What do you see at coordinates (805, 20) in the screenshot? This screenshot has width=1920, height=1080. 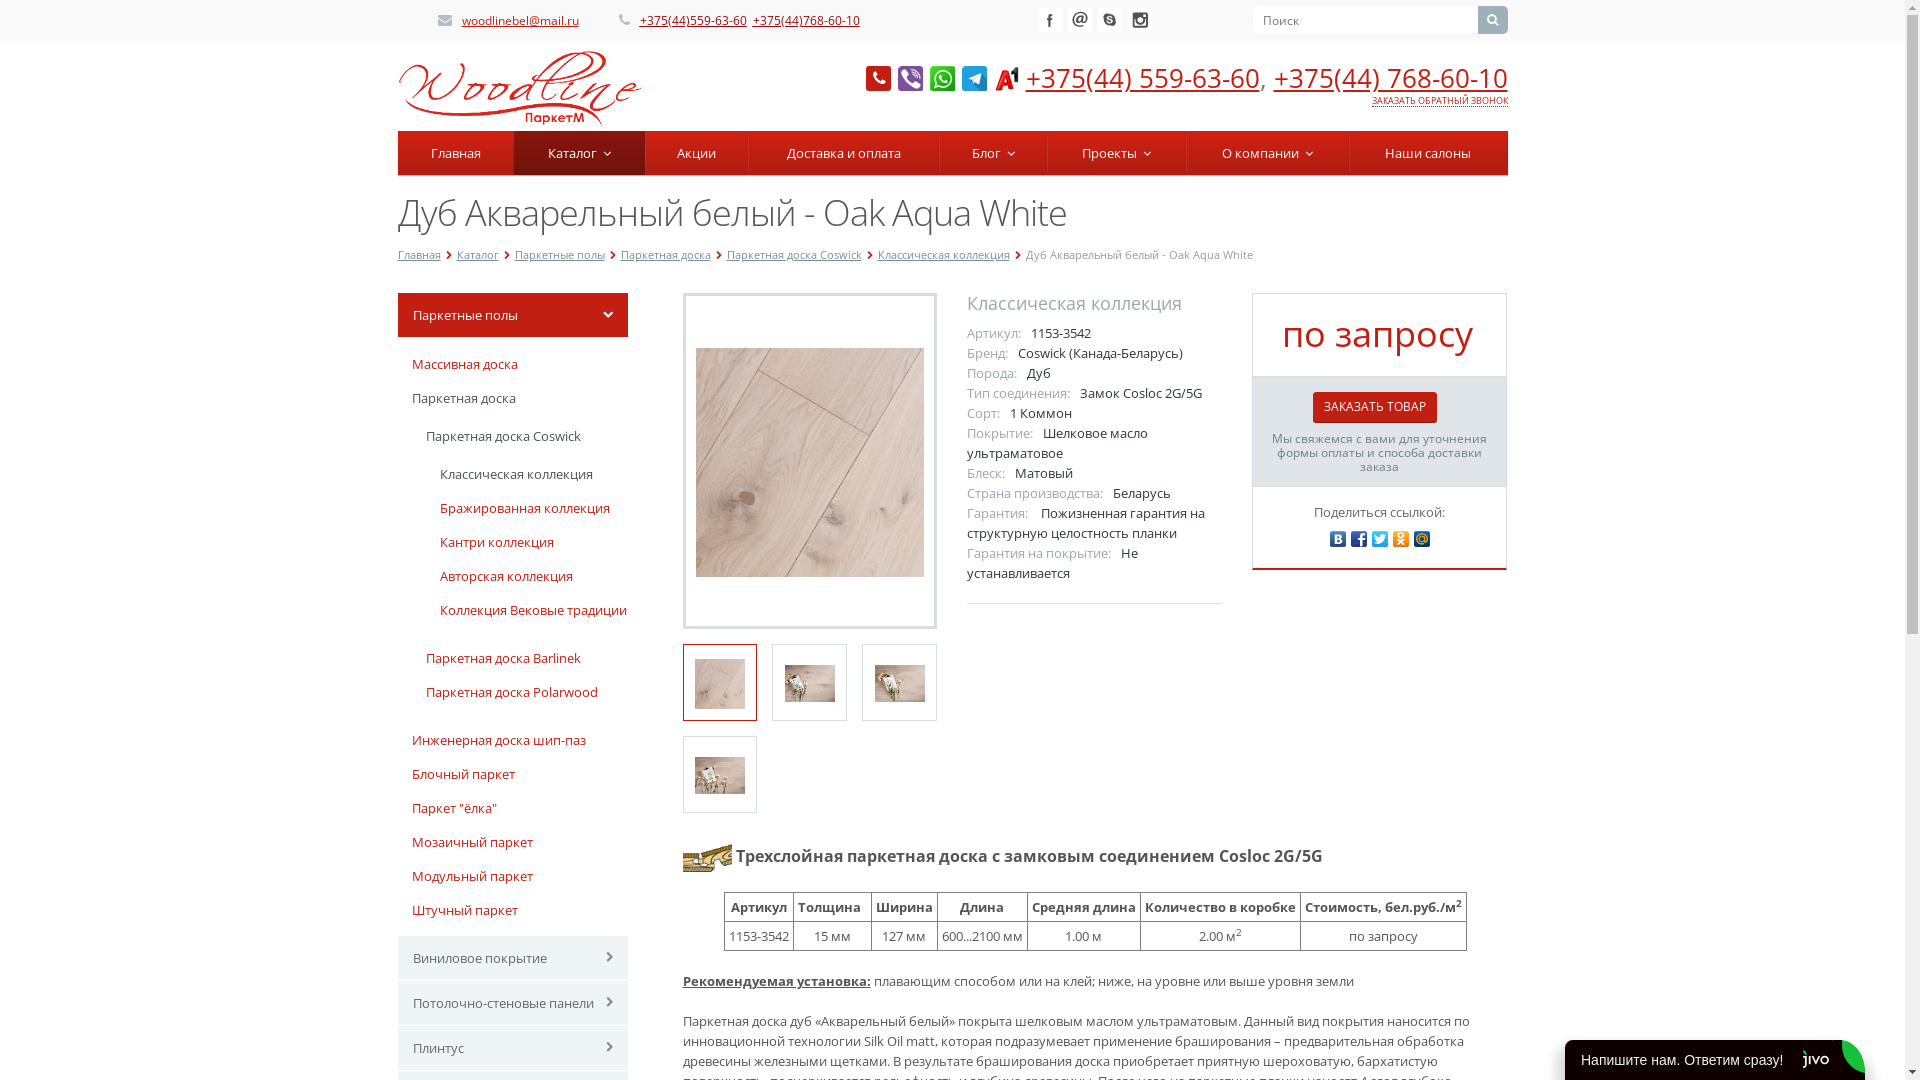 I see `'+375(44)768-60-10'` at bounding box center [805, 20].